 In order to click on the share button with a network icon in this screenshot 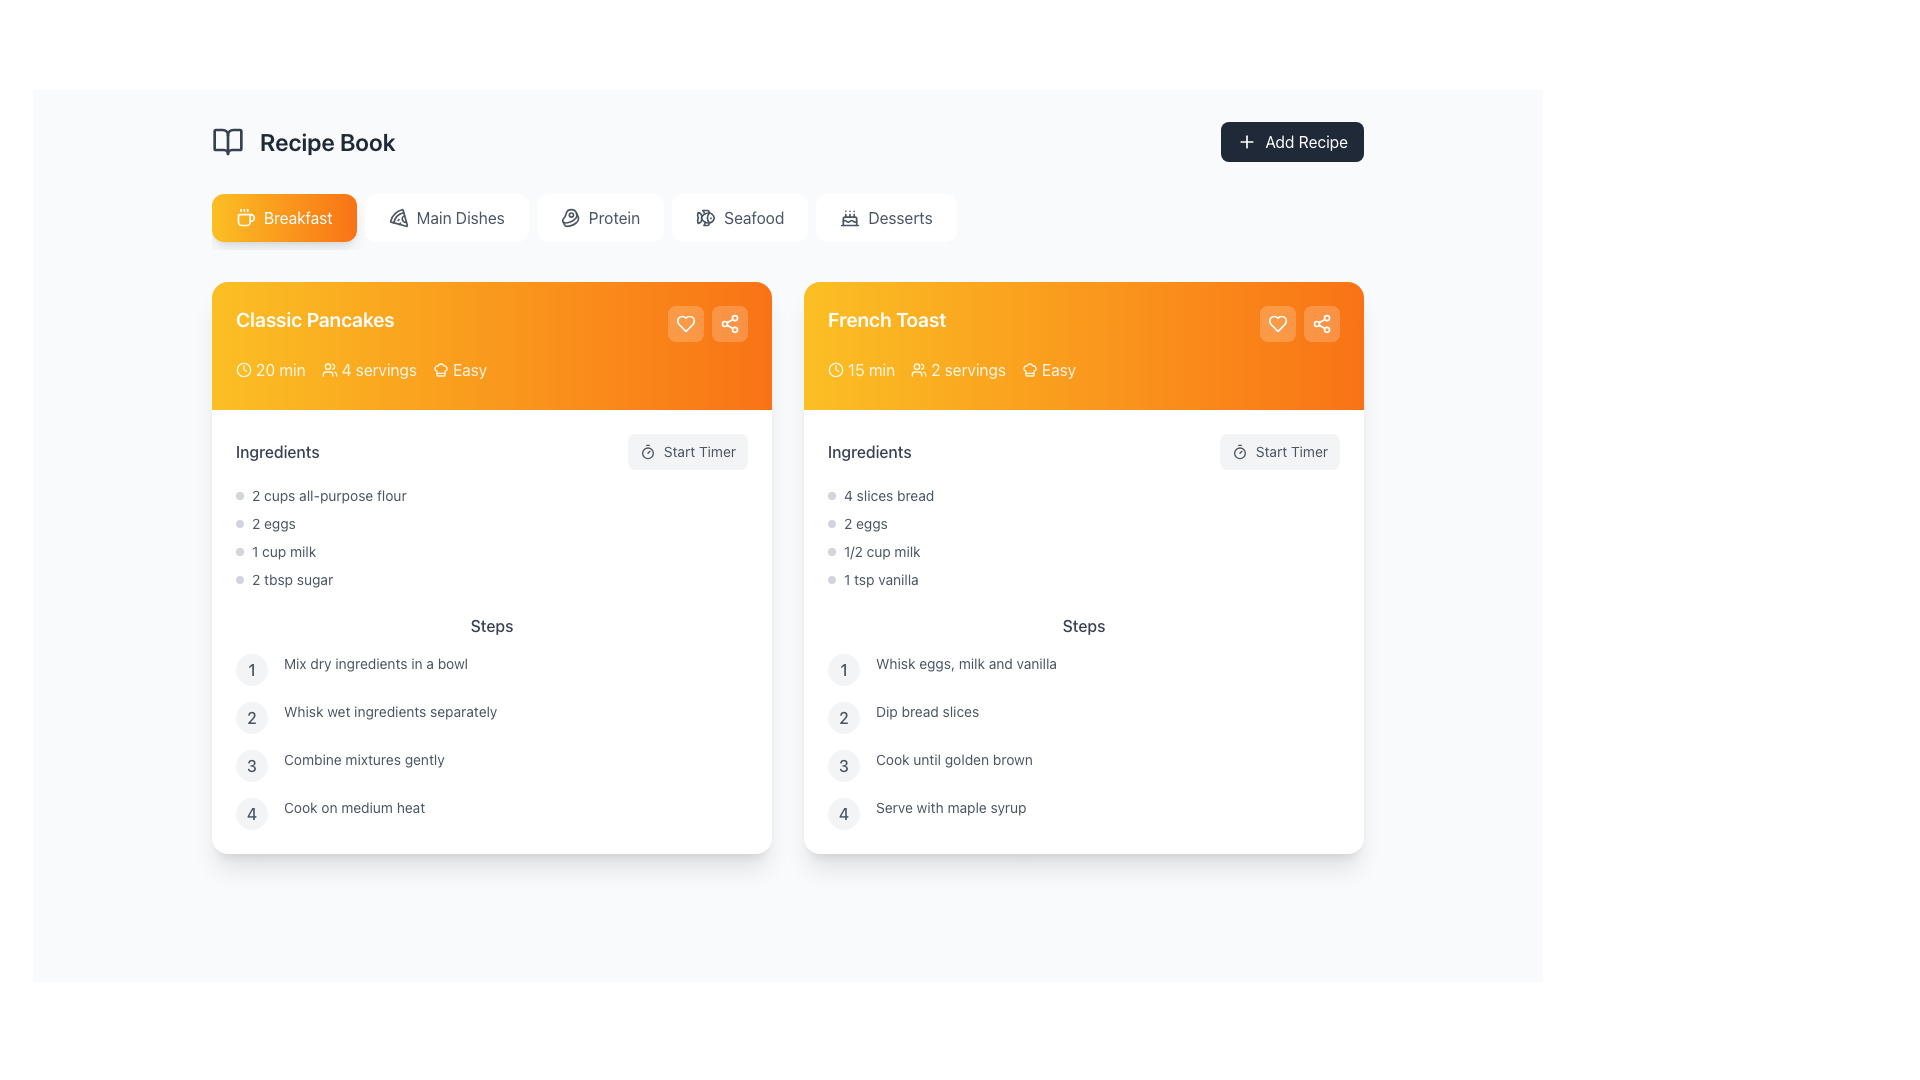, I will do `click(728, 323)`.